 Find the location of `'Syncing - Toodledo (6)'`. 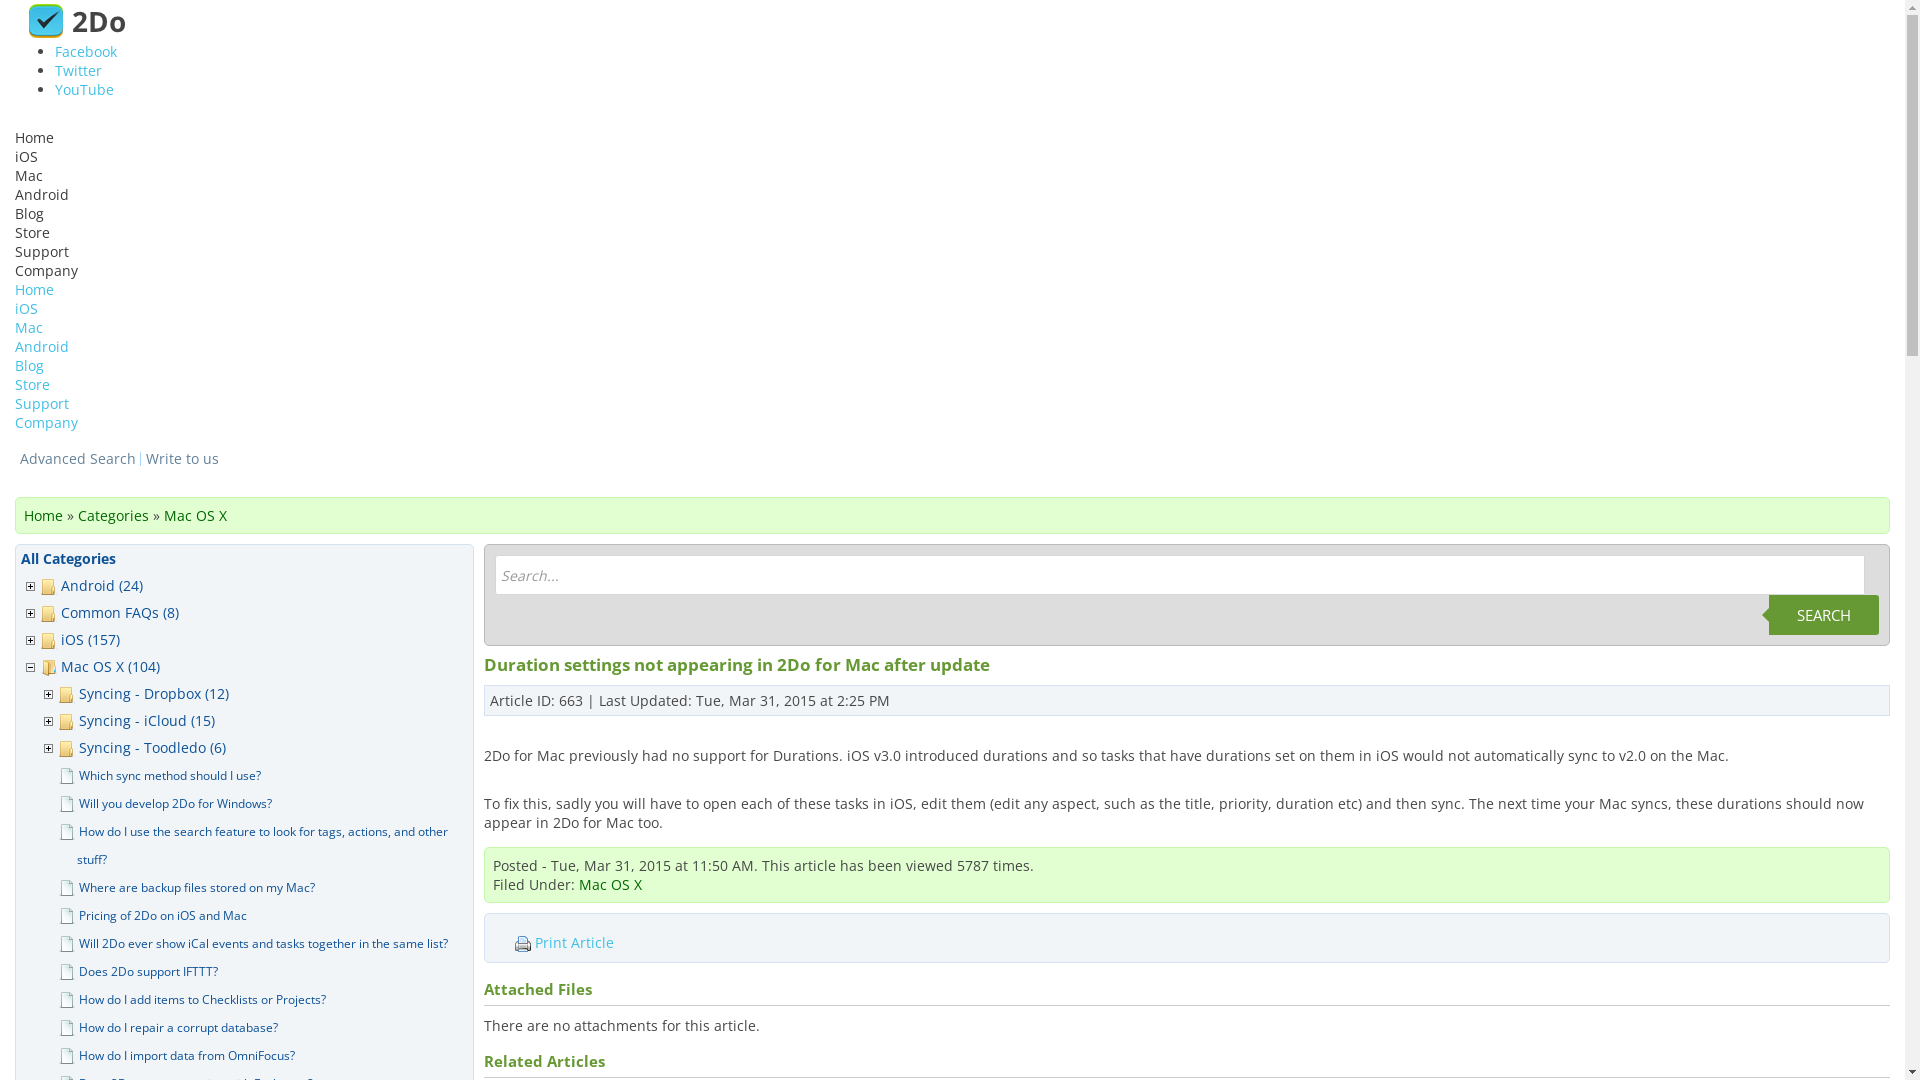

'Syncing - Toodledo (6)' is located at coordinates (155, 747).